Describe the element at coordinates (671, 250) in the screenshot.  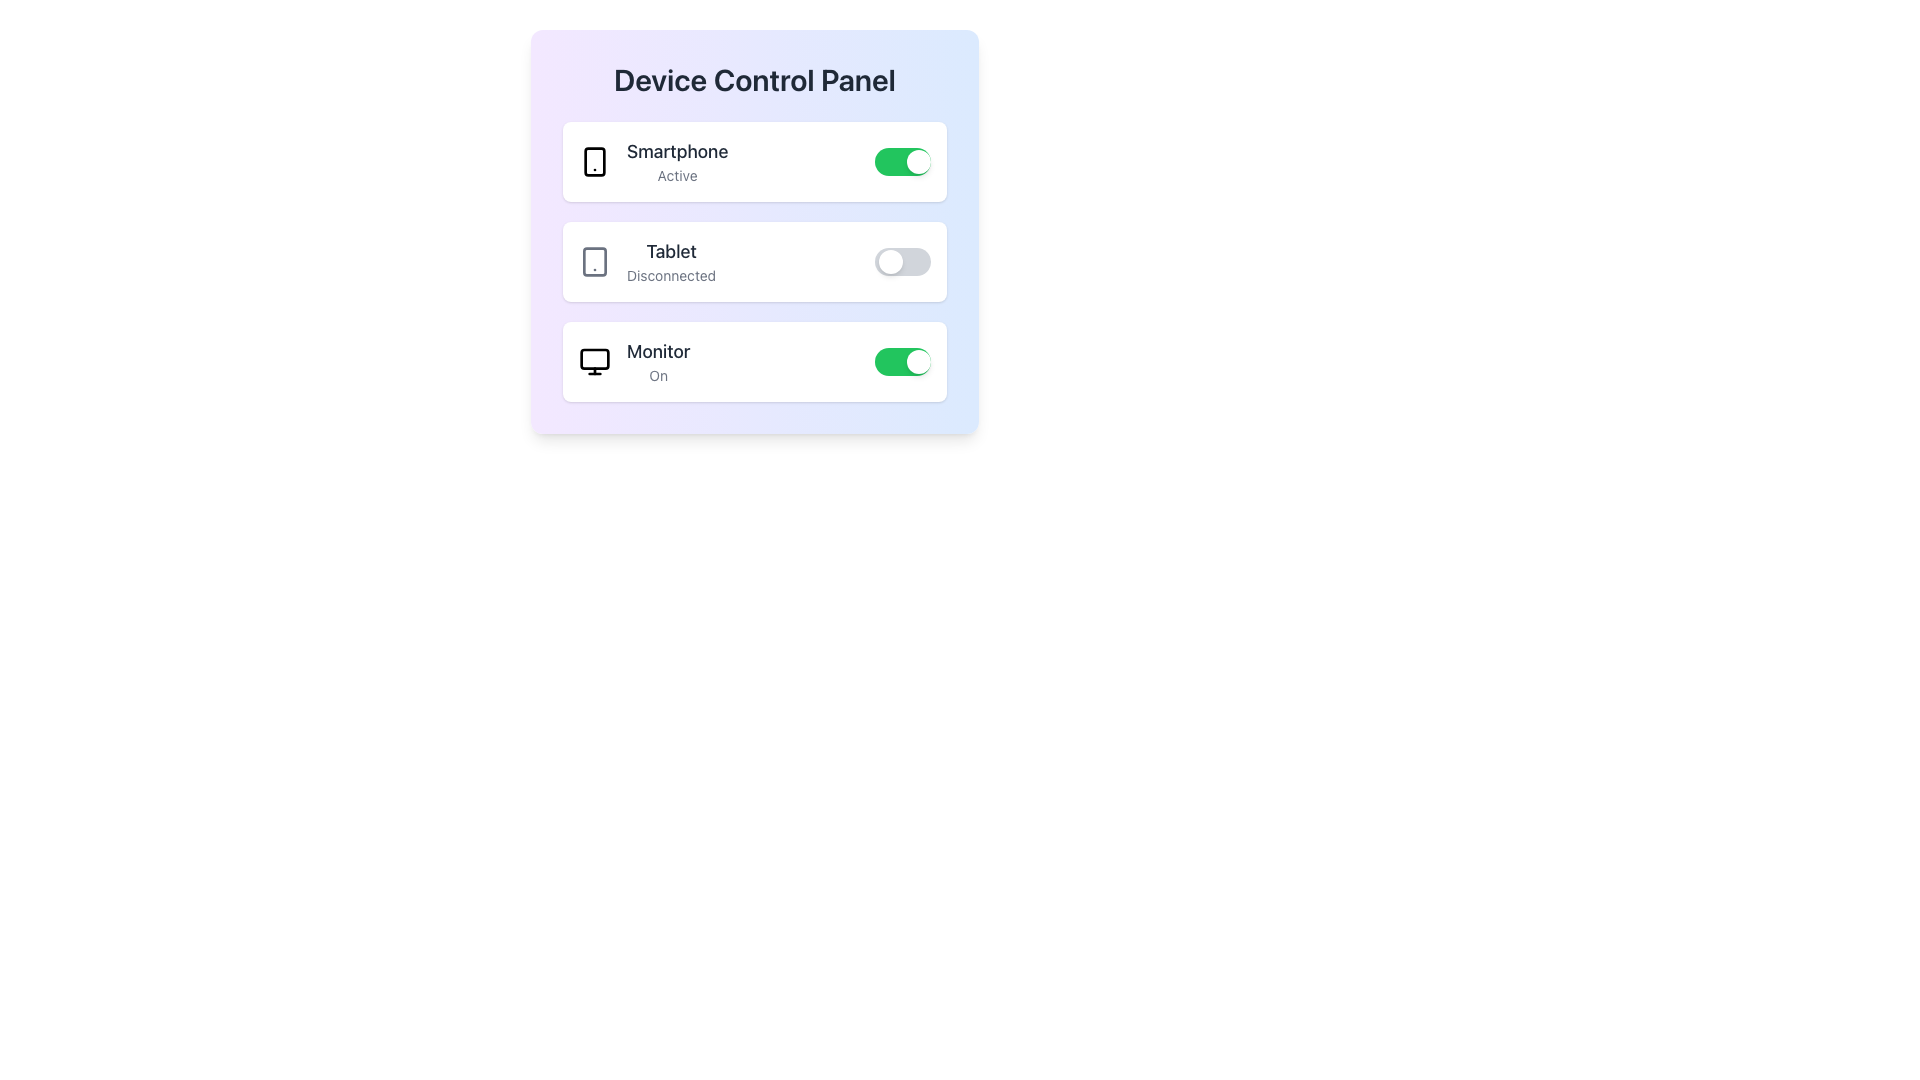
I see `the text label displaying 'Tablet' in bold, dark gray font, which is located in the device management panel next to a tablet icon` at that location.